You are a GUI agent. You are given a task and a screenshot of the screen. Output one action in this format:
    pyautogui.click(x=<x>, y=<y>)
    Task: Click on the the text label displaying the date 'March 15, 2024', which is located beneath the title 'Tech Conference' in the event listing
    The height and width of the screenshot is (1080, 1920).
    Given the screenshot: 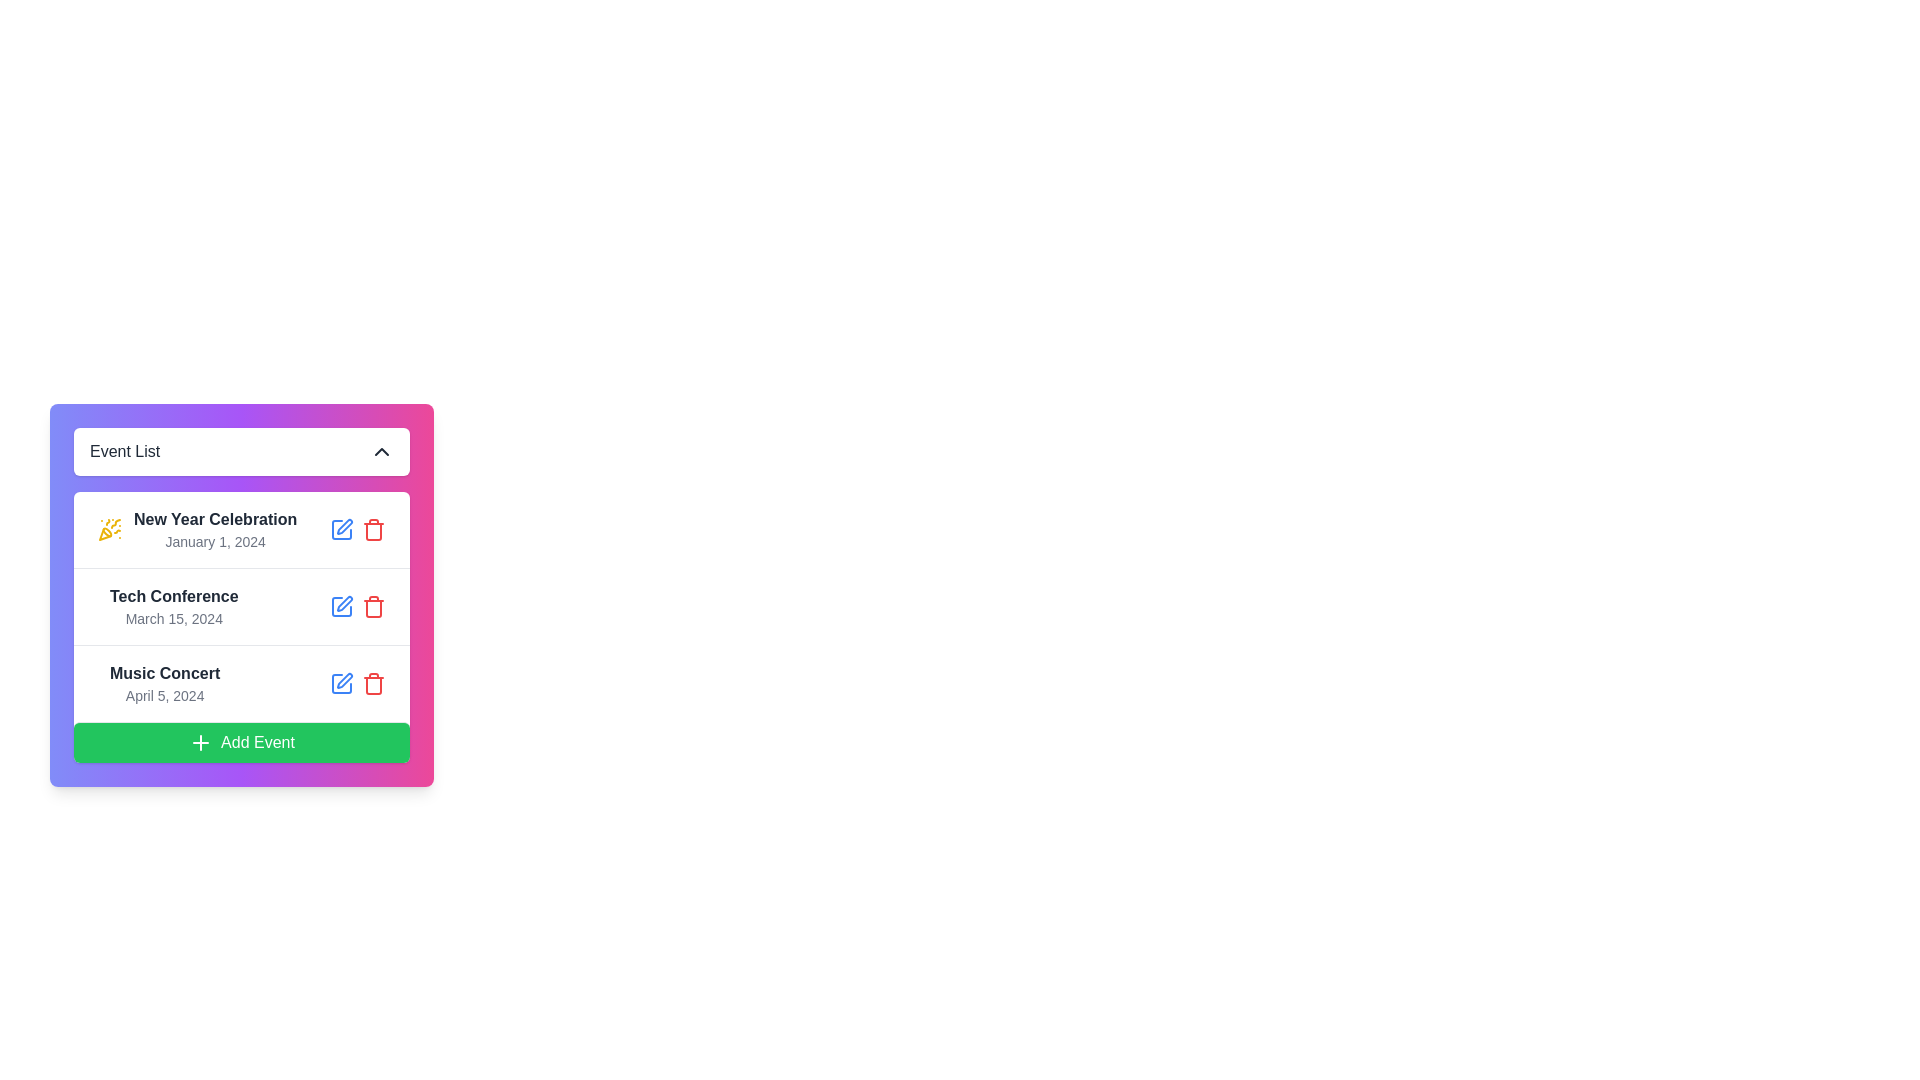 What is the action you would take?
    pyautogui.click(x=174, y=617)
    